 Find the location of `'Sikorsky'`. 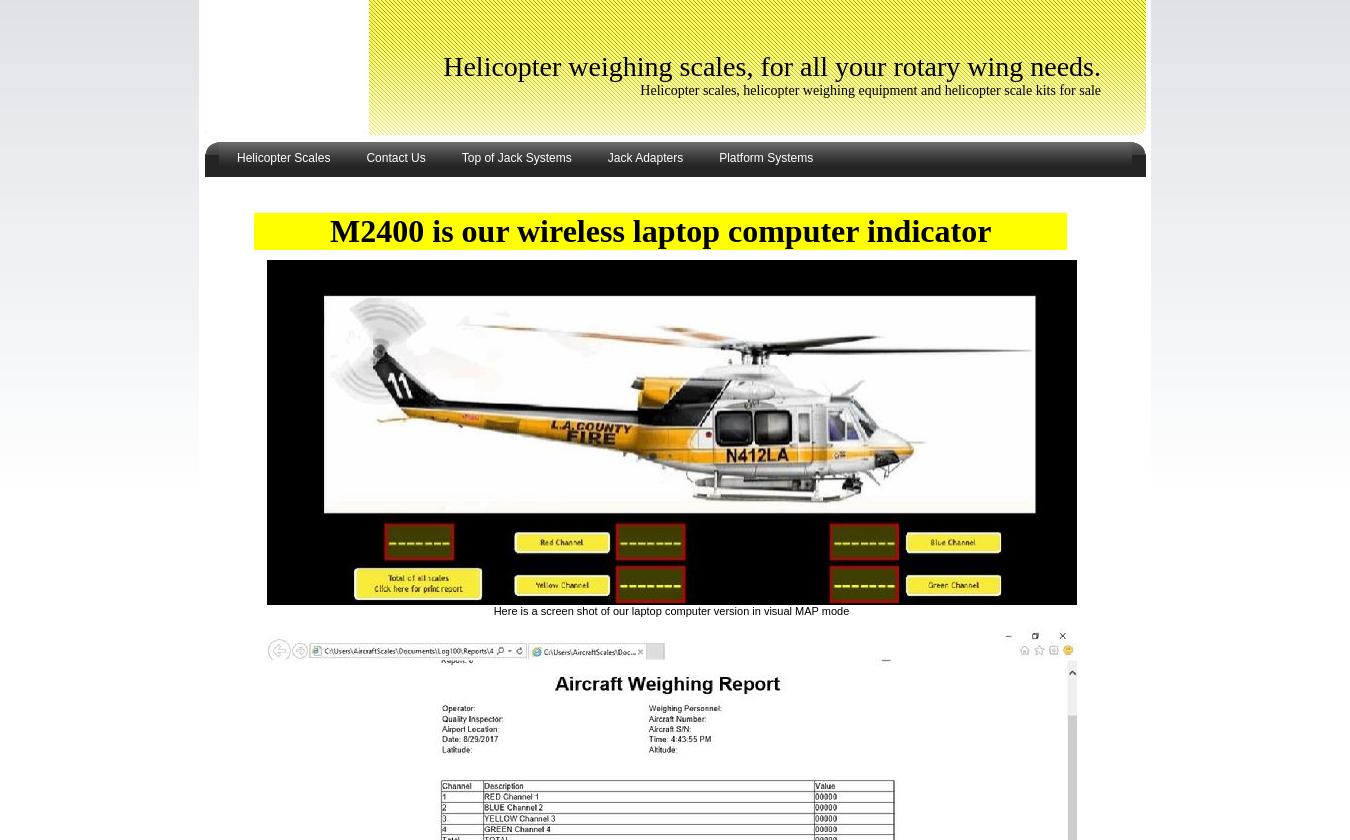

'Sikorsky' is located at coordinates (253, 340).